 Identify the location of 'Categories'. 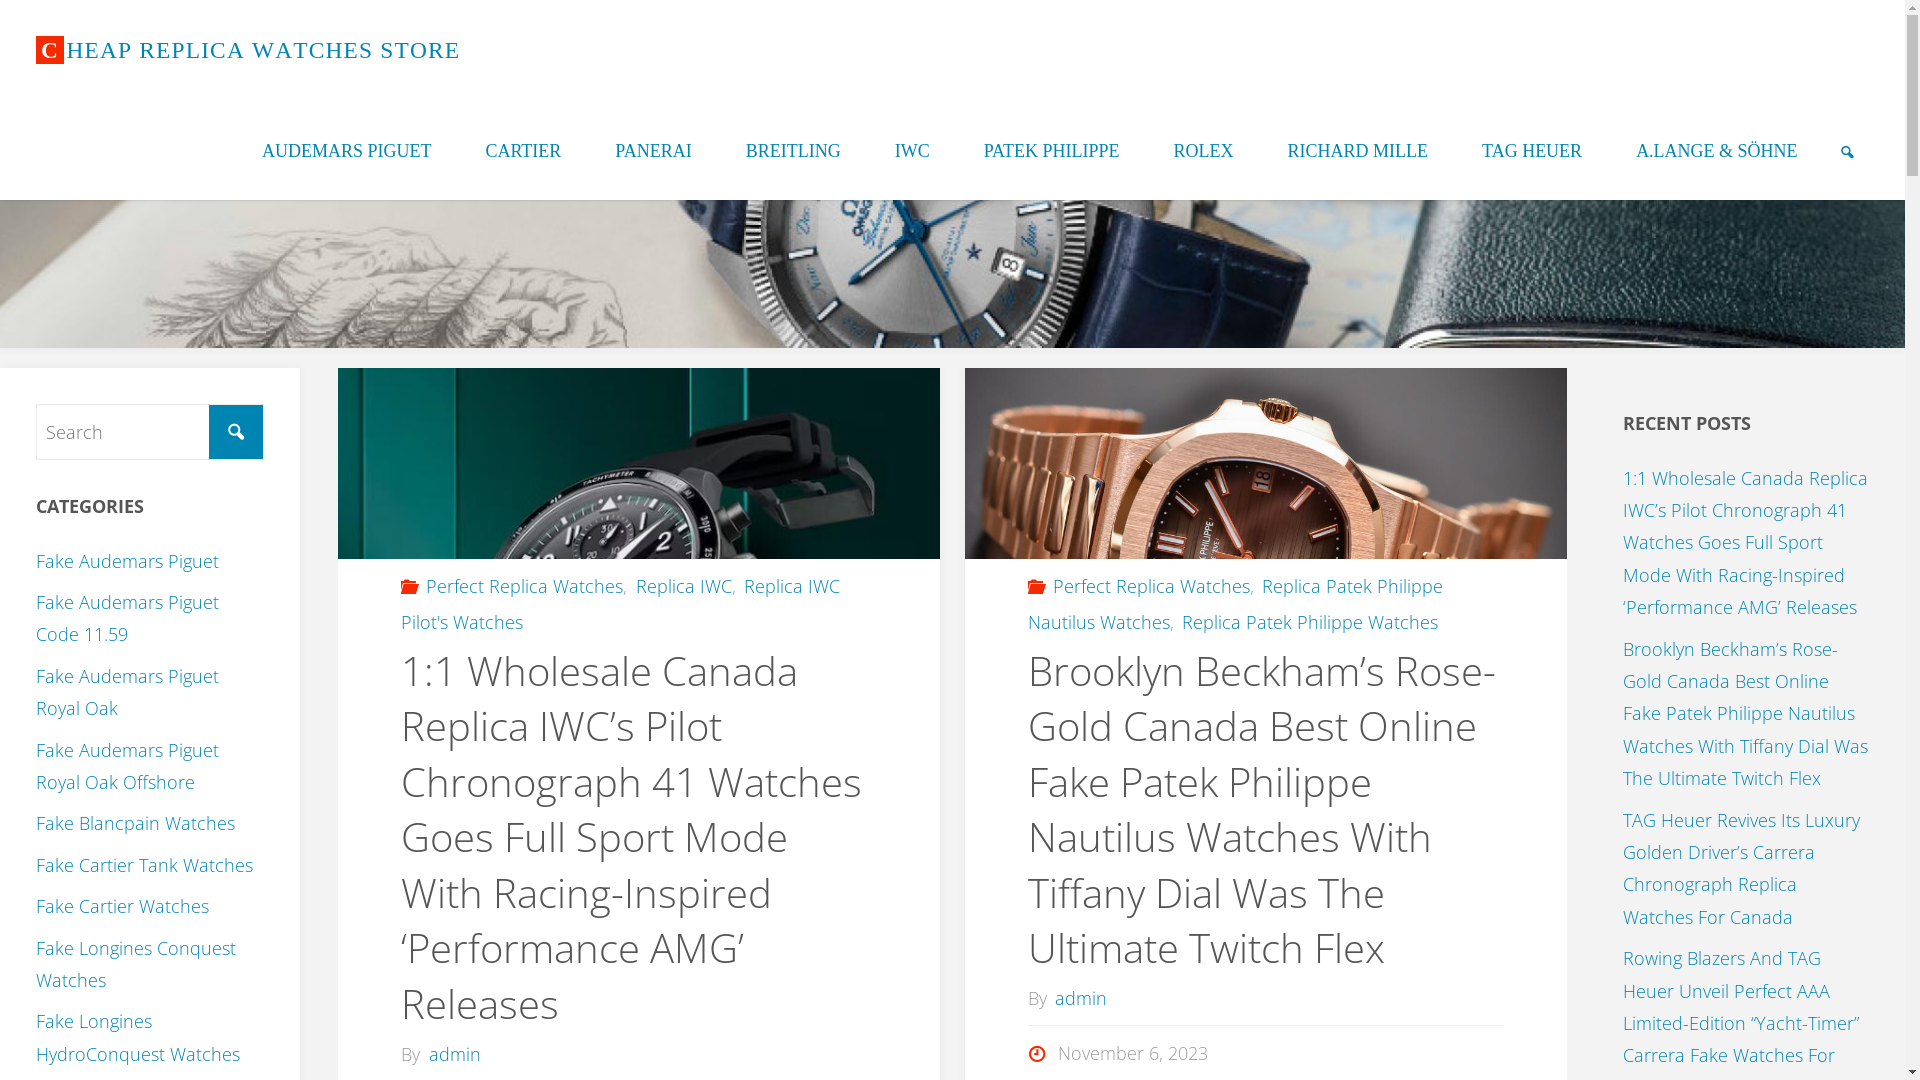
(411, 585).